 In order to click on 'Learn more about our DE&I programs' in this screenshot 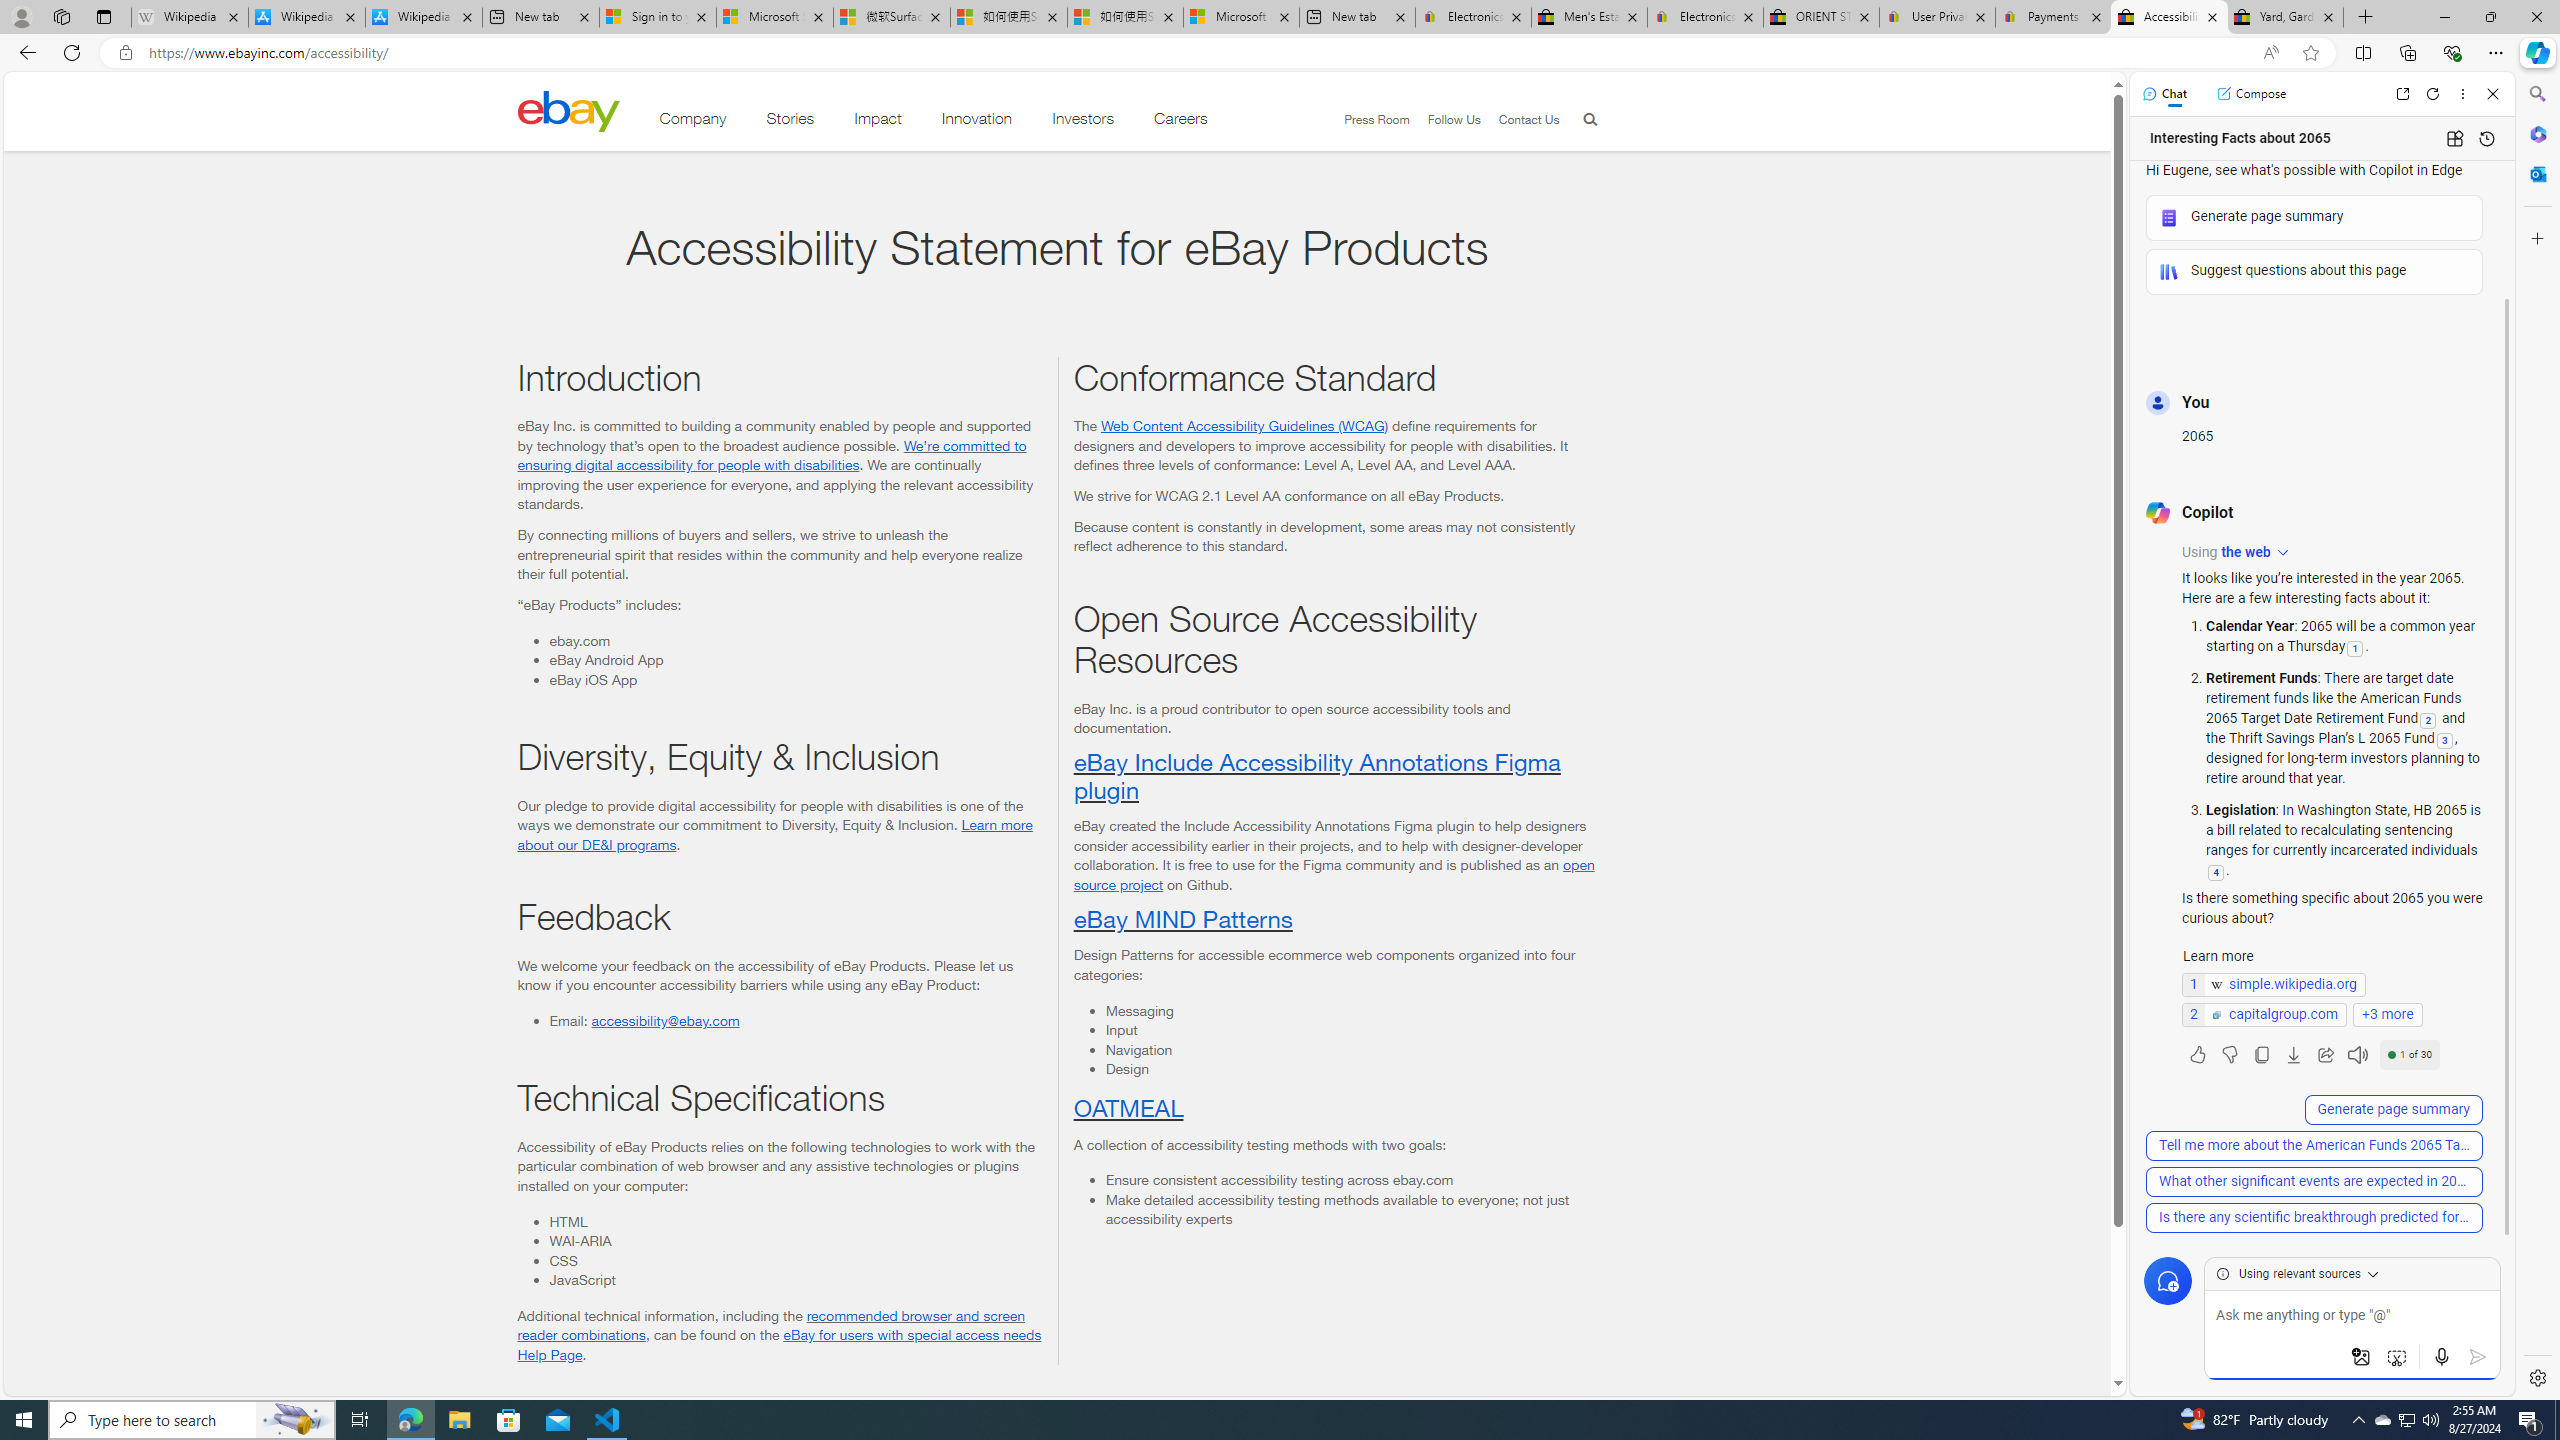, I will do `click(774, 834)`.